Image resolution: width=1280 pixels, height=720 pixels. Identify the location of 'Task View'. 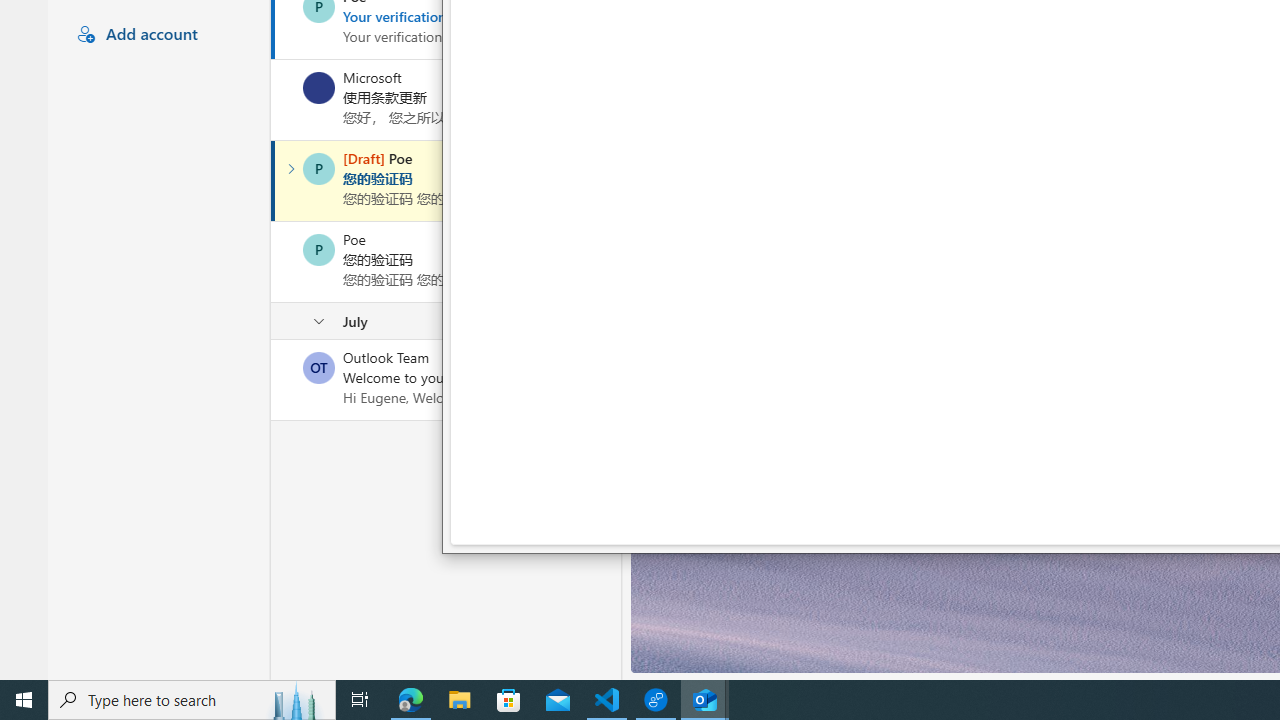
(359, 698).